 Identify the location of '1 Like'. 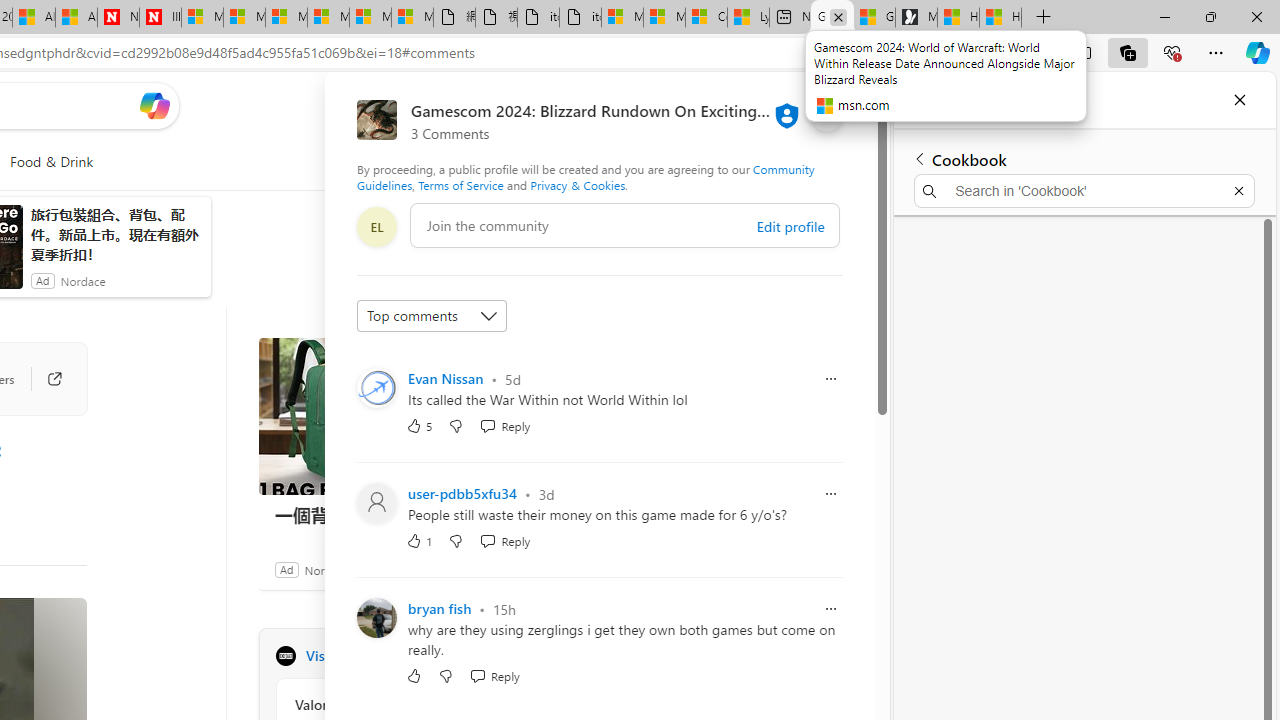
(418, 541).